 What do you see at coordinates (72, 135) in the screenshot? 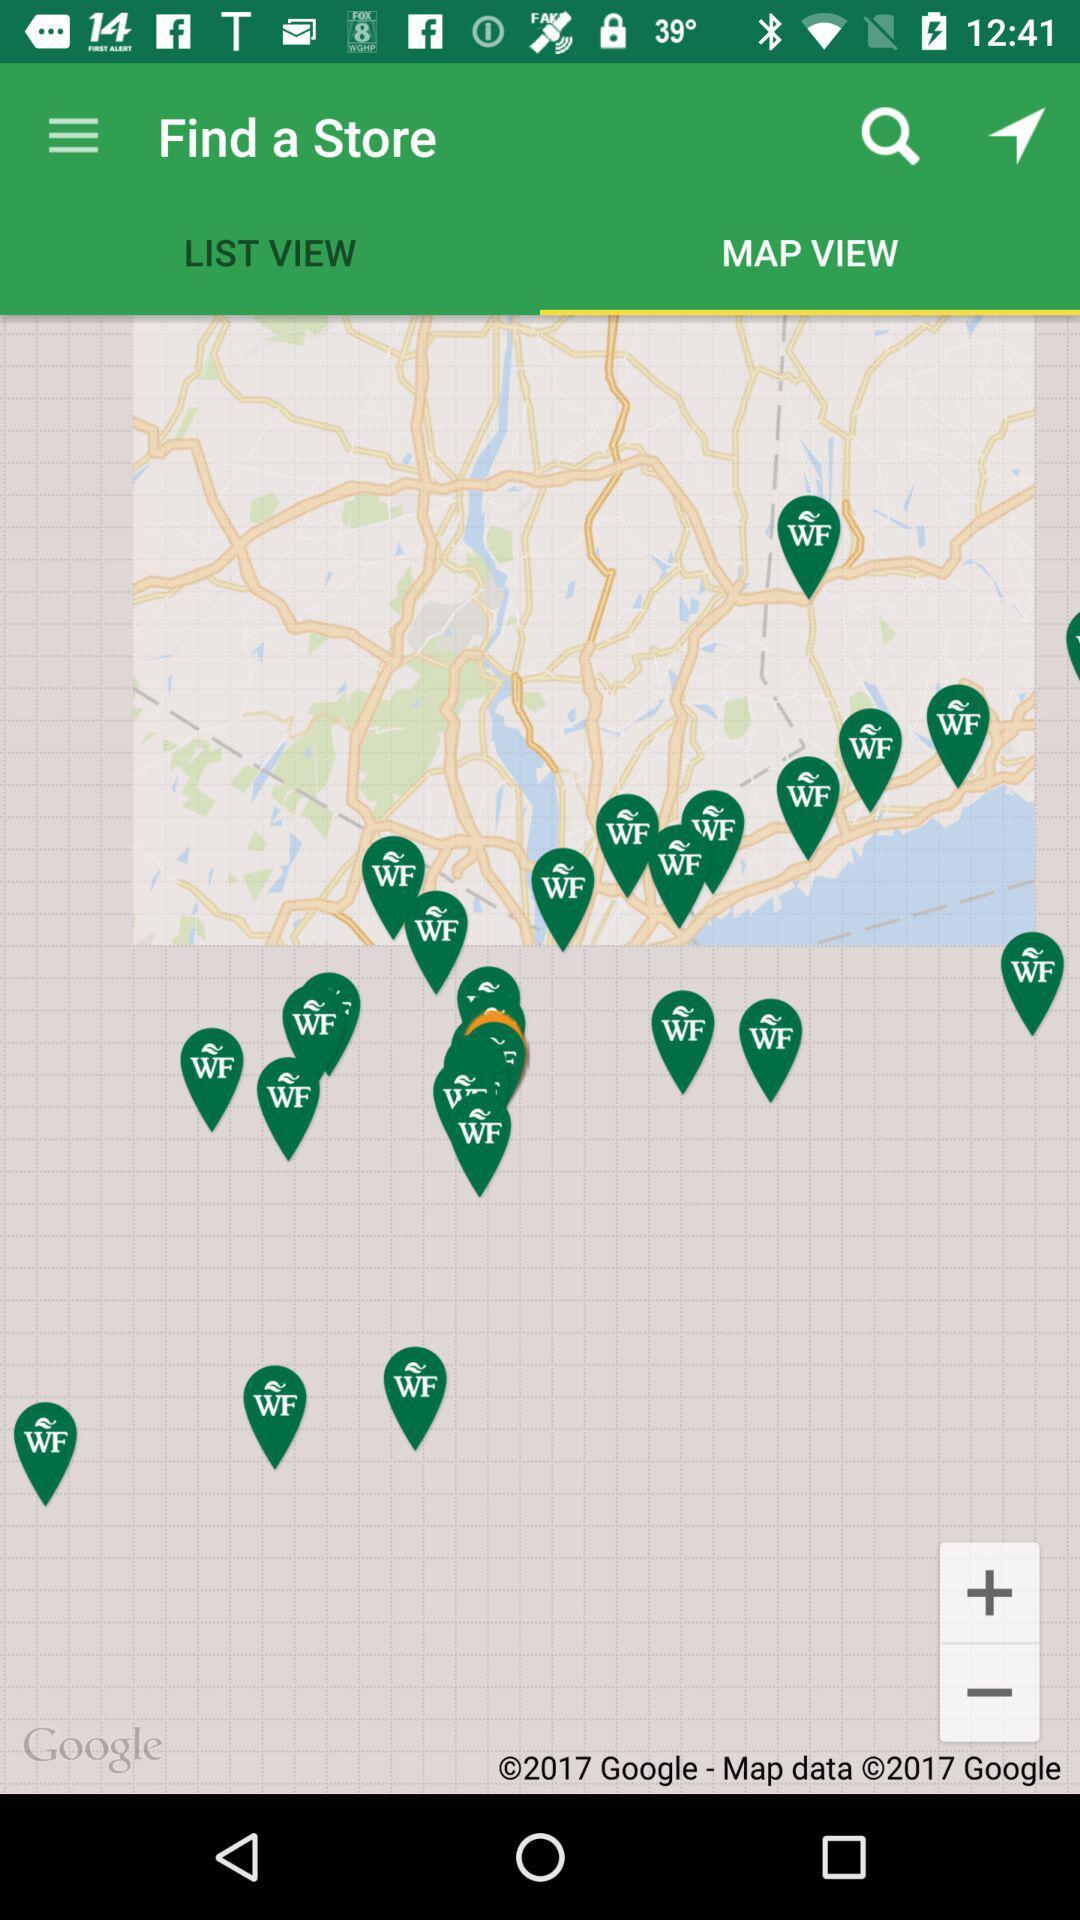
I see `icon to the left of find a store item` at bounding box center [72, 135].